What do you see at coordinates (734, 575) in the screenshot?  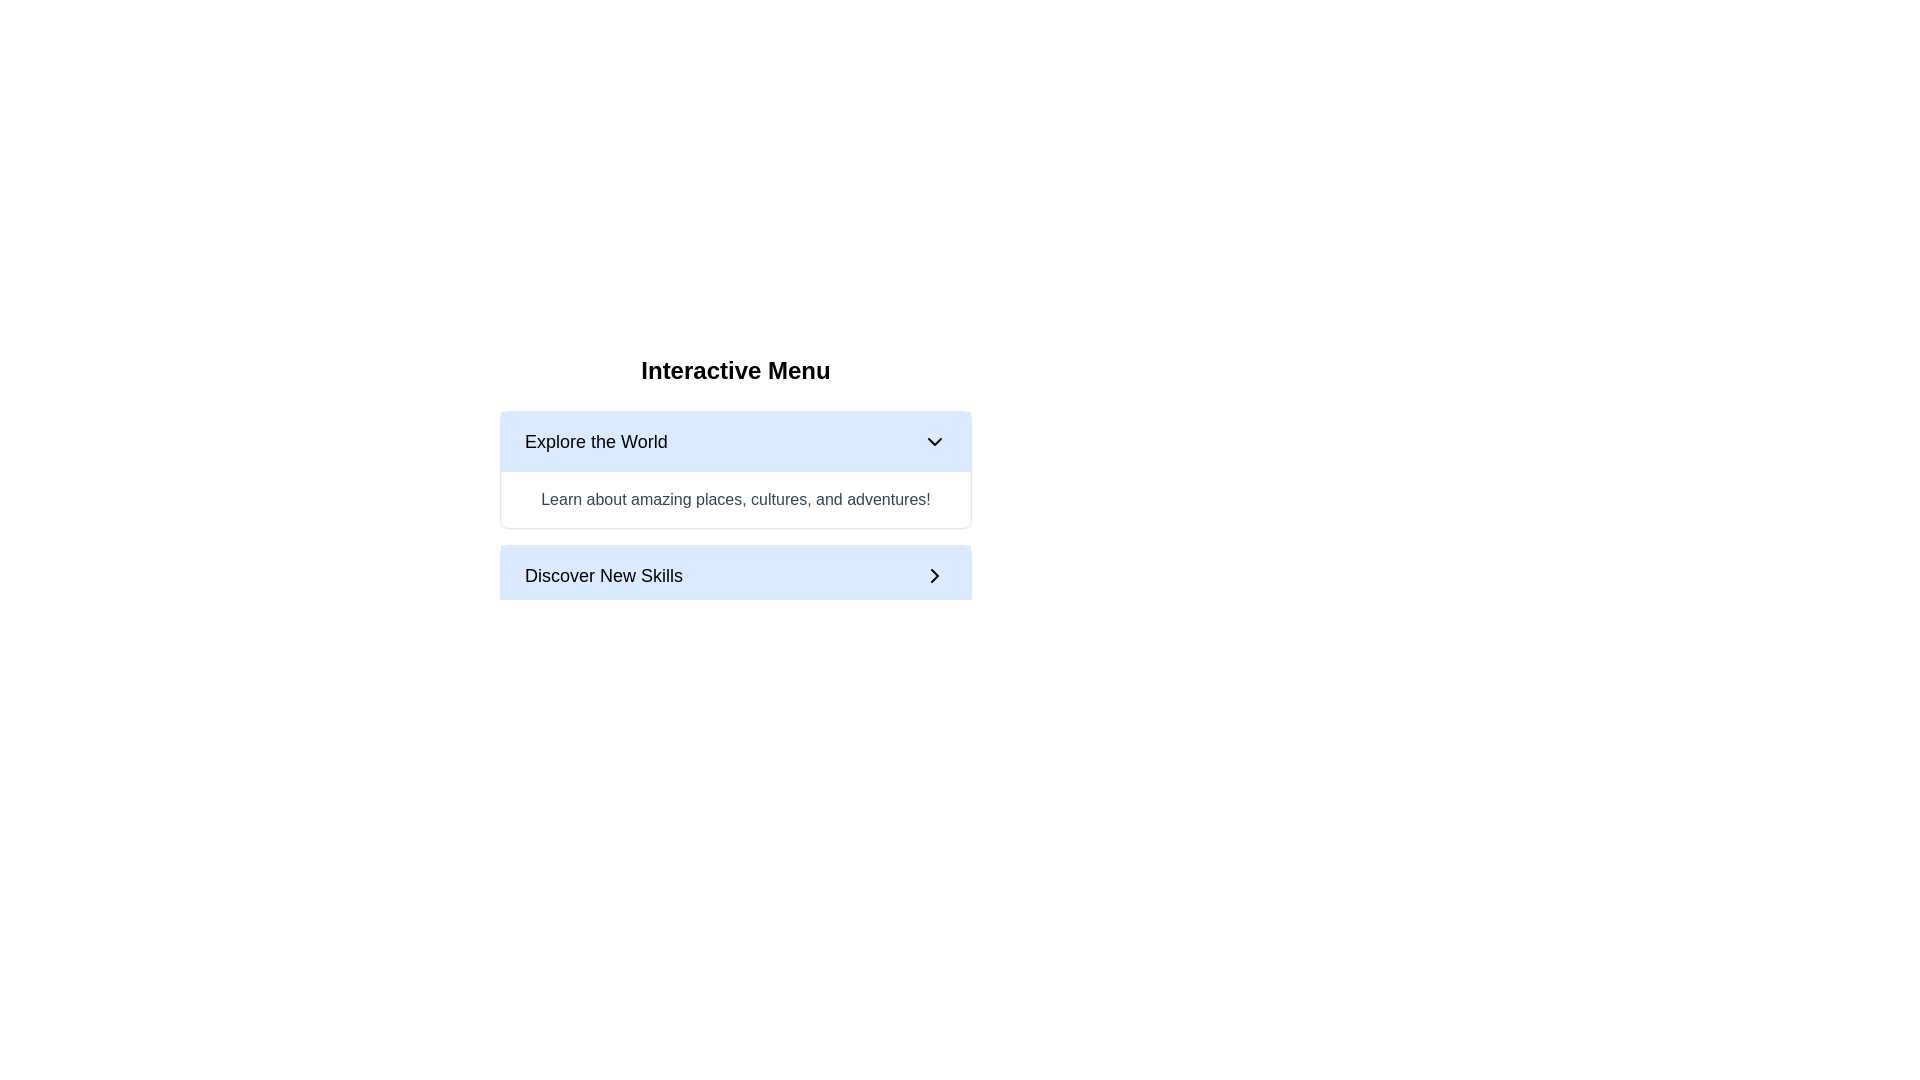 I see `the 'Discover New Skills' button, which is a blue rectangular button located below the 'Explore the World' section in the 'Interactive Menu'` at bounding box center [734, 575].